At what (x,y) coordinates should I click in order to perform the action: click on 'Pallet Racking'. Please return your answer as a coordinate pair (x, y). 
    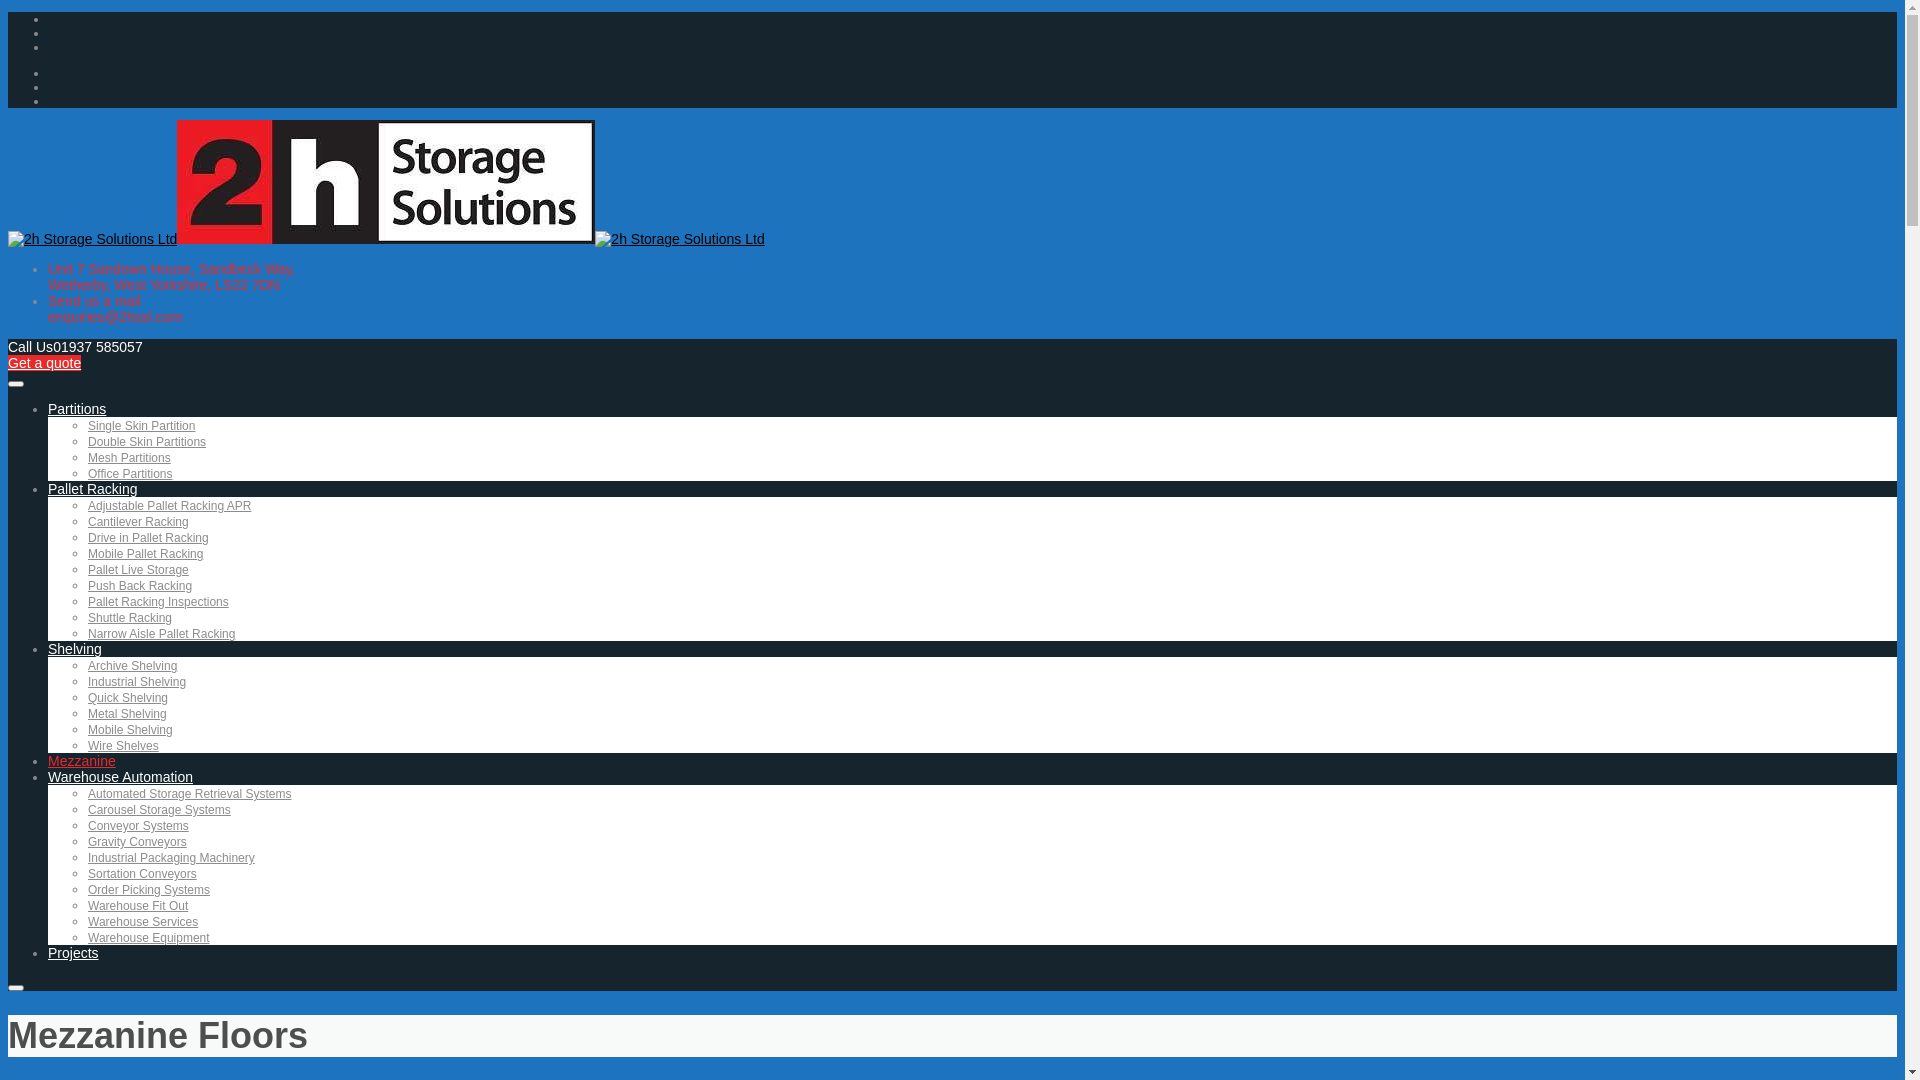
    Looking at the image, I should click on (91, 489).